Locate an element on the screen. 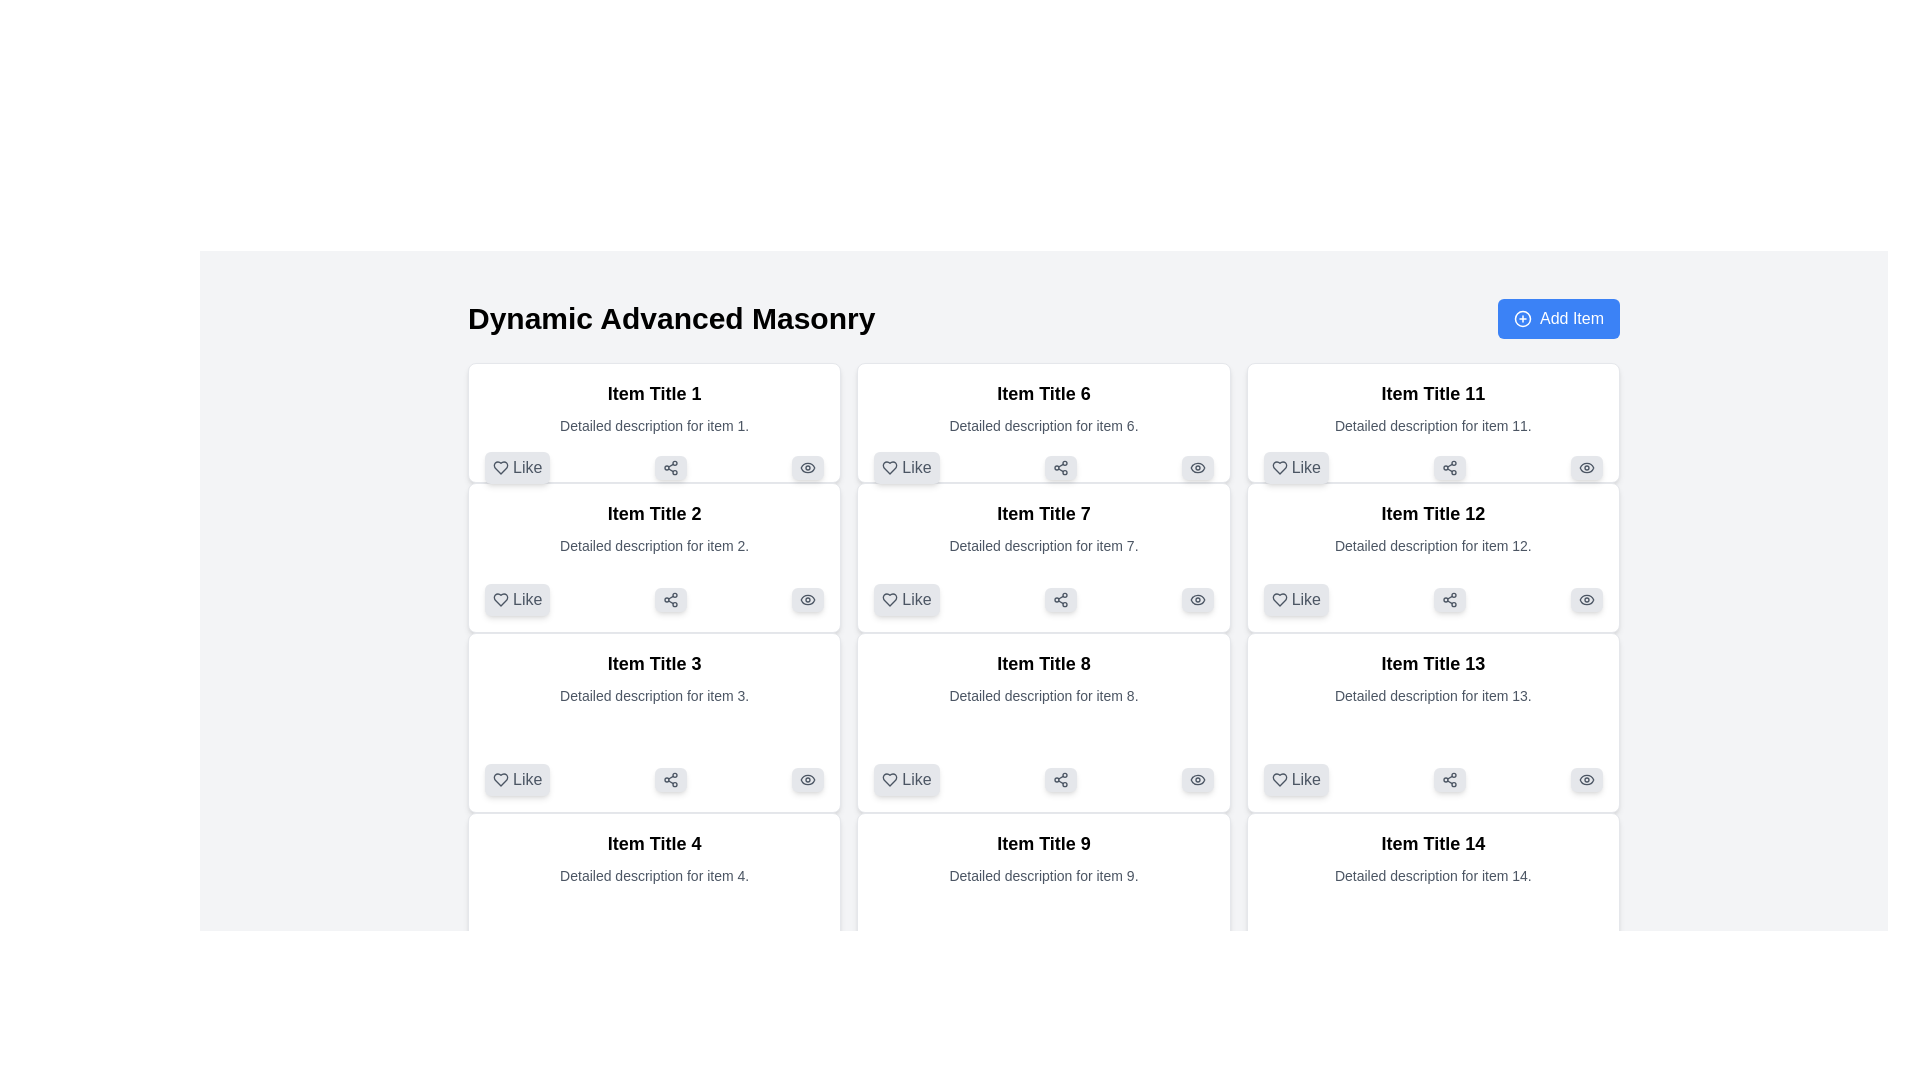  the small rectangular button with a light gray background and rounded corners, featuring a share symbol, located within the card titled 'Item Title 7' is located at coordinates (1059, 599).